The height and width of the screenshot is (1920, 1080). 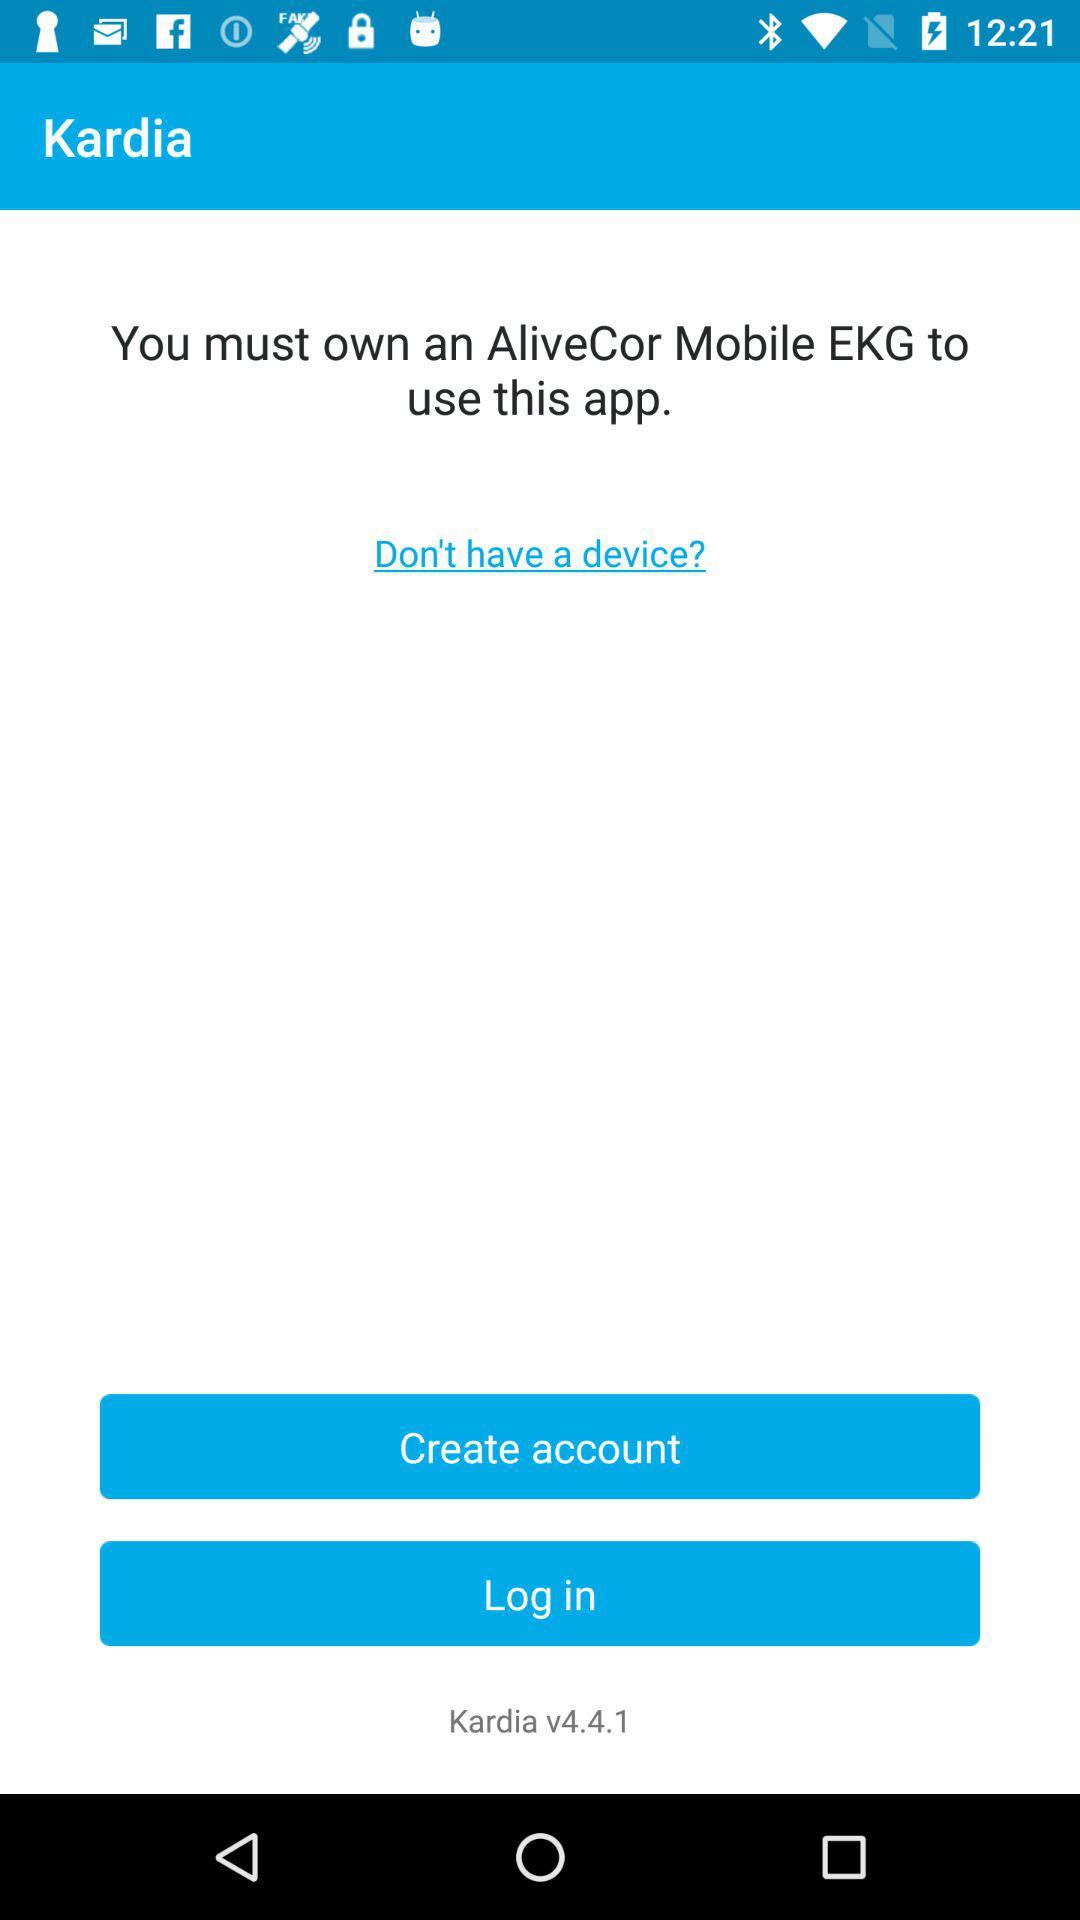 I want to click on don t have, so click(x=540, y=552).